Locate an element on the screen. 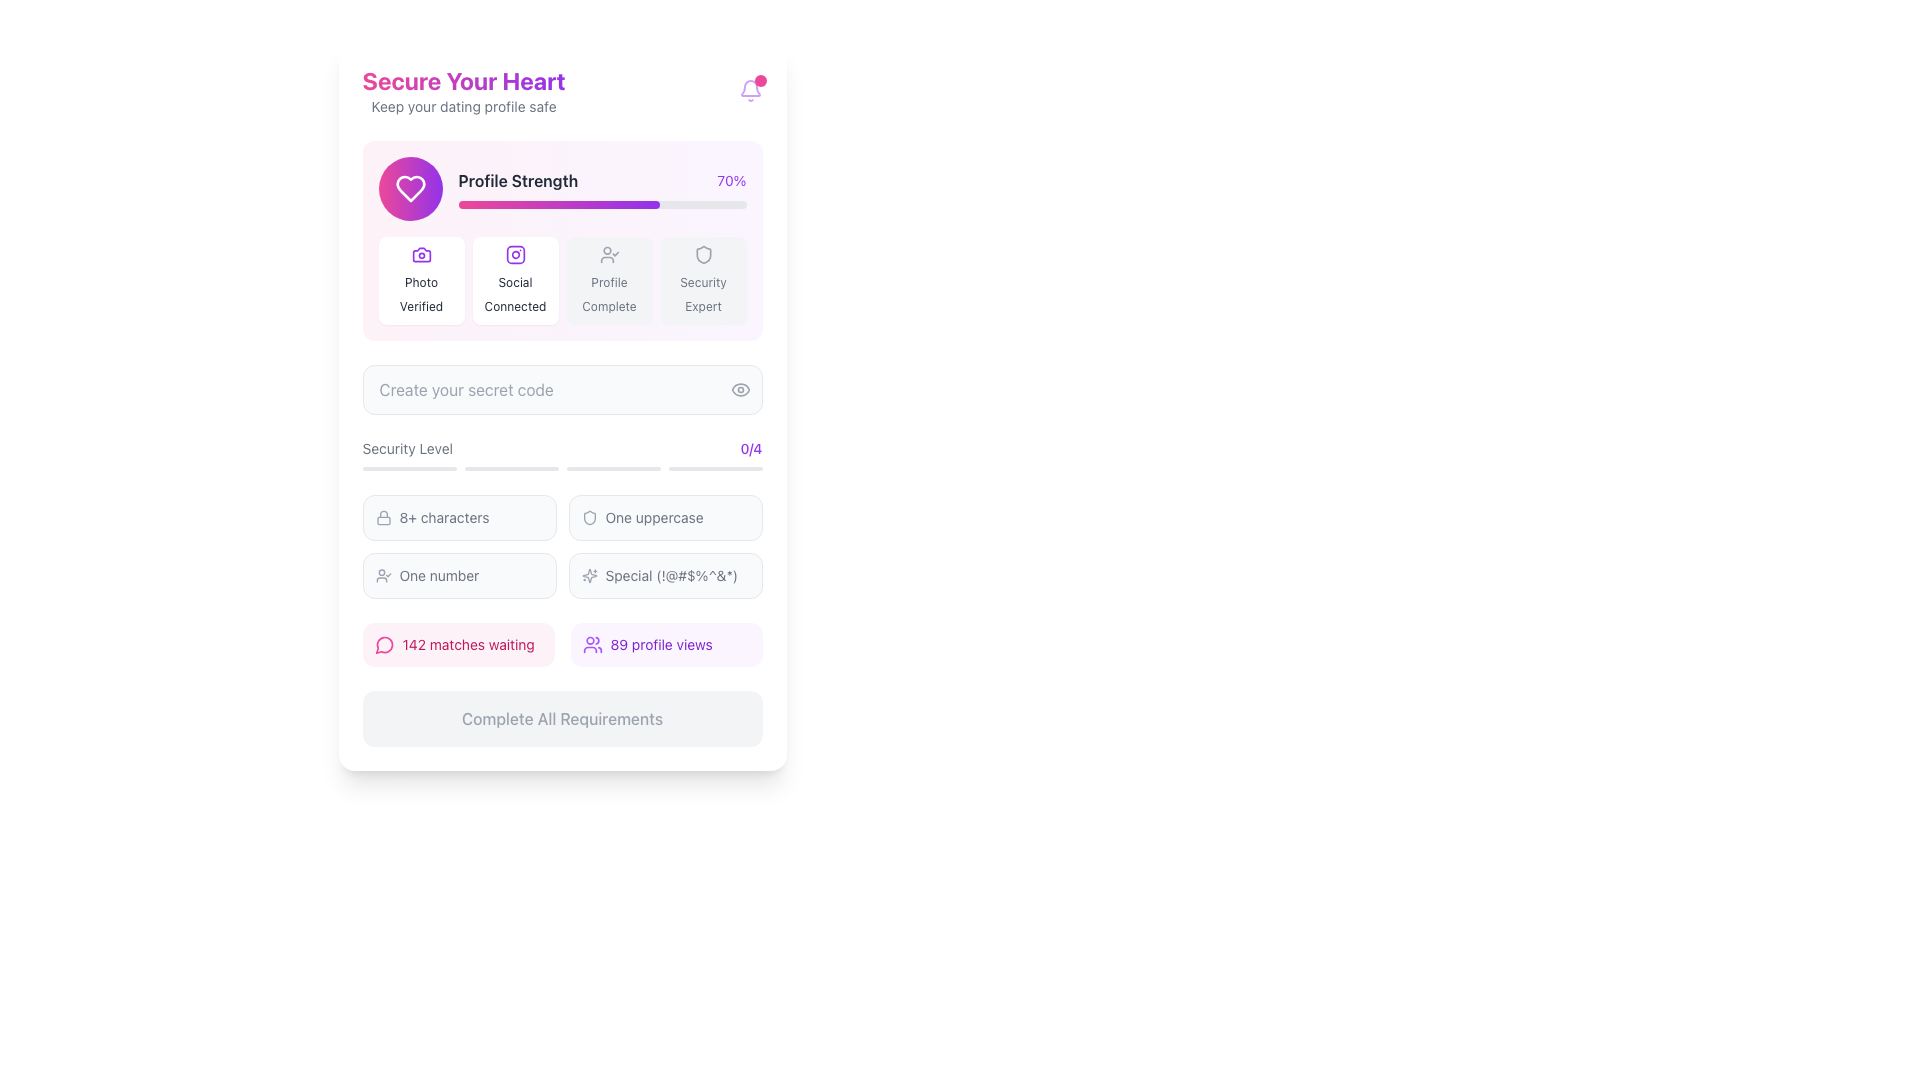  statistical information displayed in the Information Display Box located near the bottom of the main panel, above the 'Complete All Requirements' button is located at coordinates (561, 644).